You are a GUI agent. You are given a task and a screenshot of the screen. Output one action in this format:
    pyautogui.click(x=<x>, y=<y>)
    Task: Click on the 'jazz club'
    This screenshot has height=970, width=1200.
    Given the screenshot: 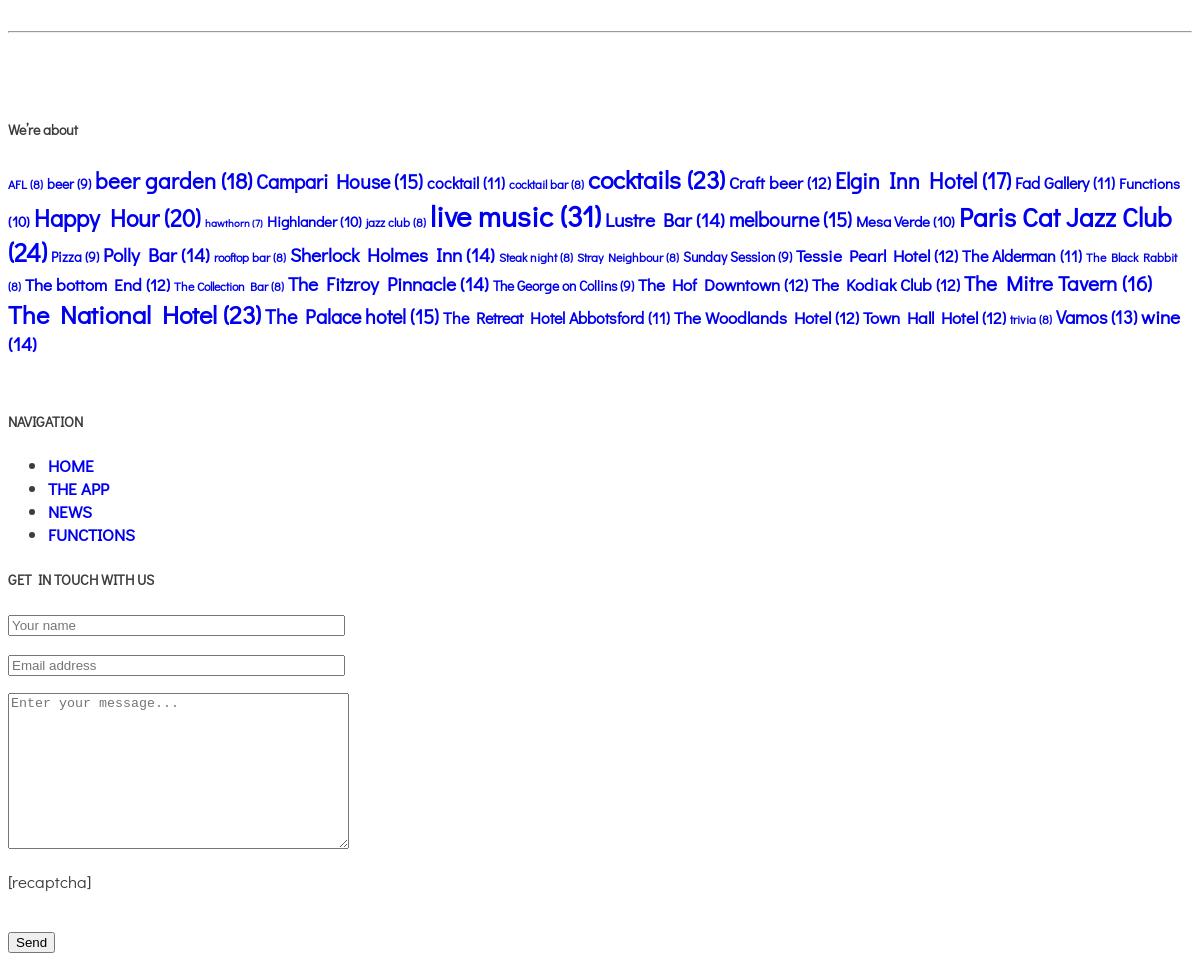 What is the action you would take?
    pyautogui.click(x=387, y=222)
    